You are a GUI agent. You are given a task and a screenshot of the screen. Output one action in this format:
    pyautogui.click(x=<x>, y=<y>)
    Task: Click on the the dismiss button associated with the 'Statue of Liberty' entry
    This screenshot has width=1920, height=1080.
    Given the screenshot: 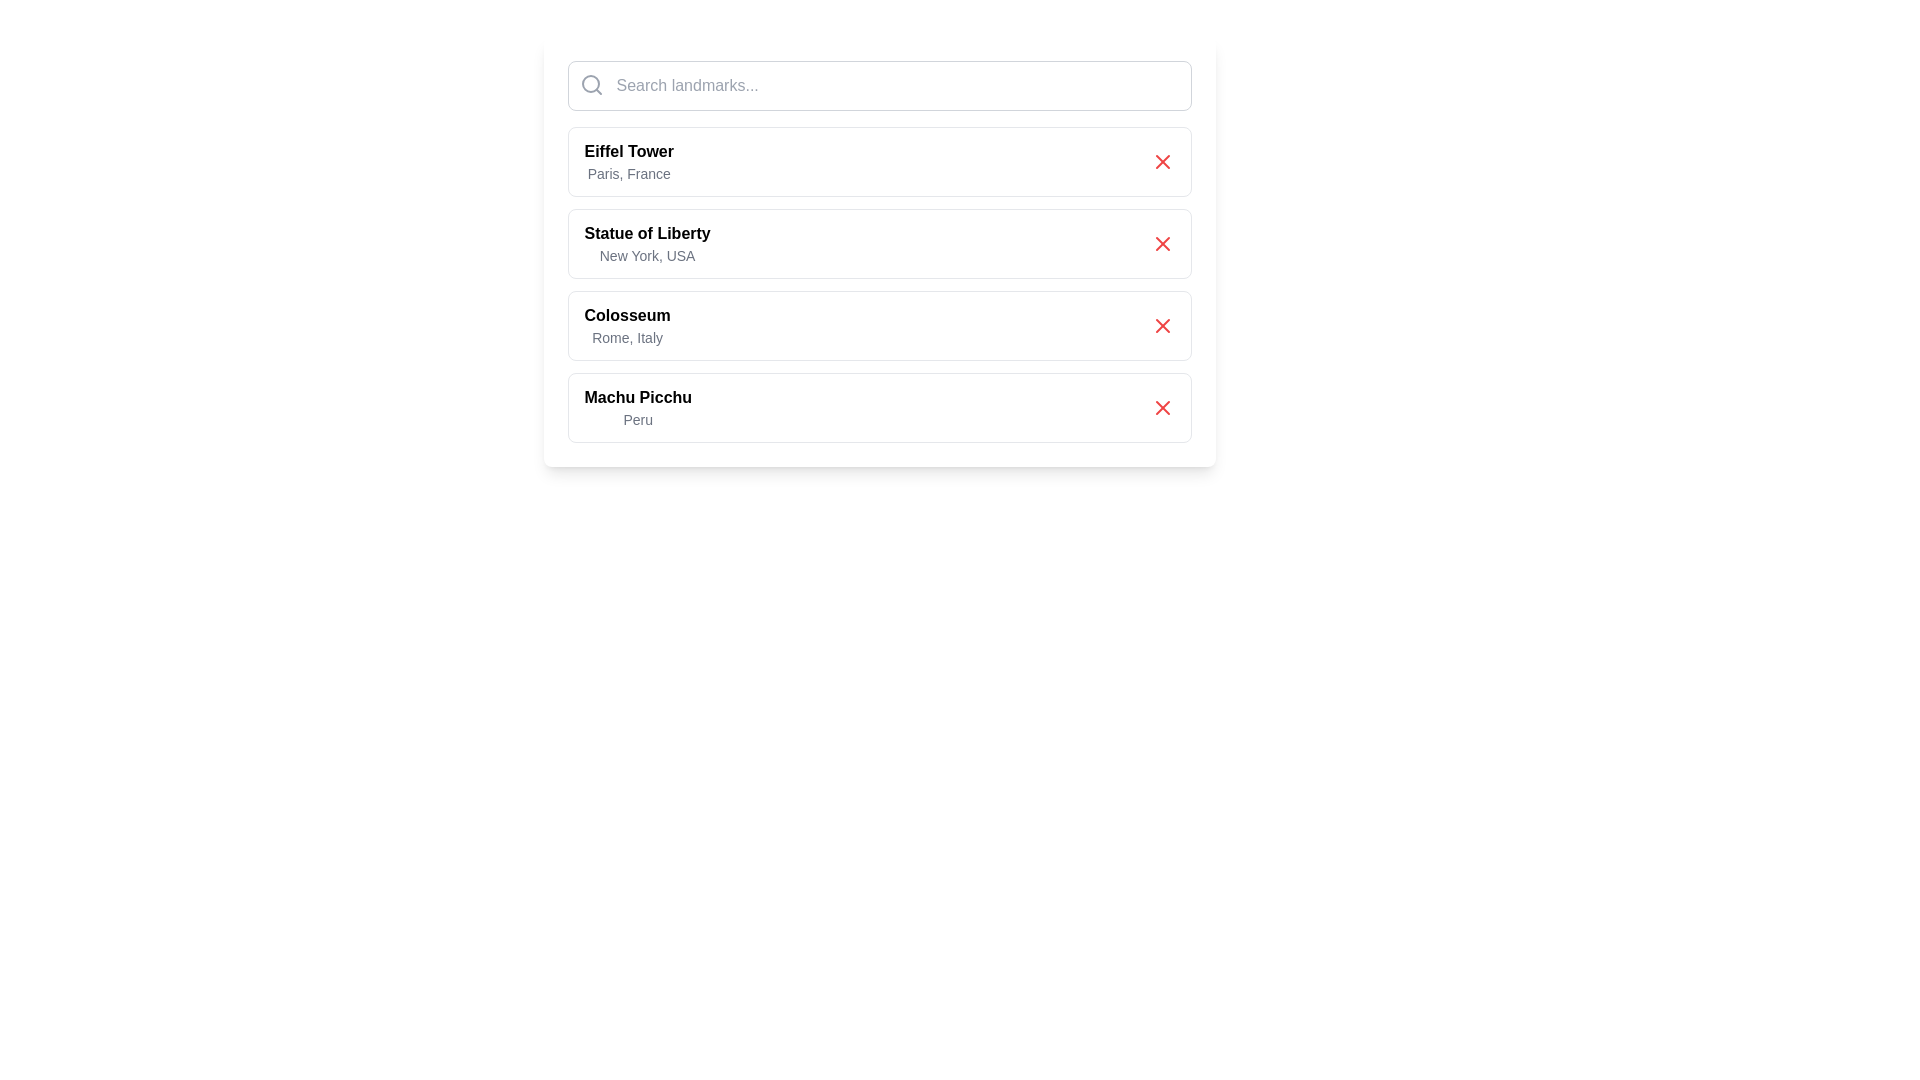 What is the action you would take?
    pyautogui.click(x=1162, y=242)
    